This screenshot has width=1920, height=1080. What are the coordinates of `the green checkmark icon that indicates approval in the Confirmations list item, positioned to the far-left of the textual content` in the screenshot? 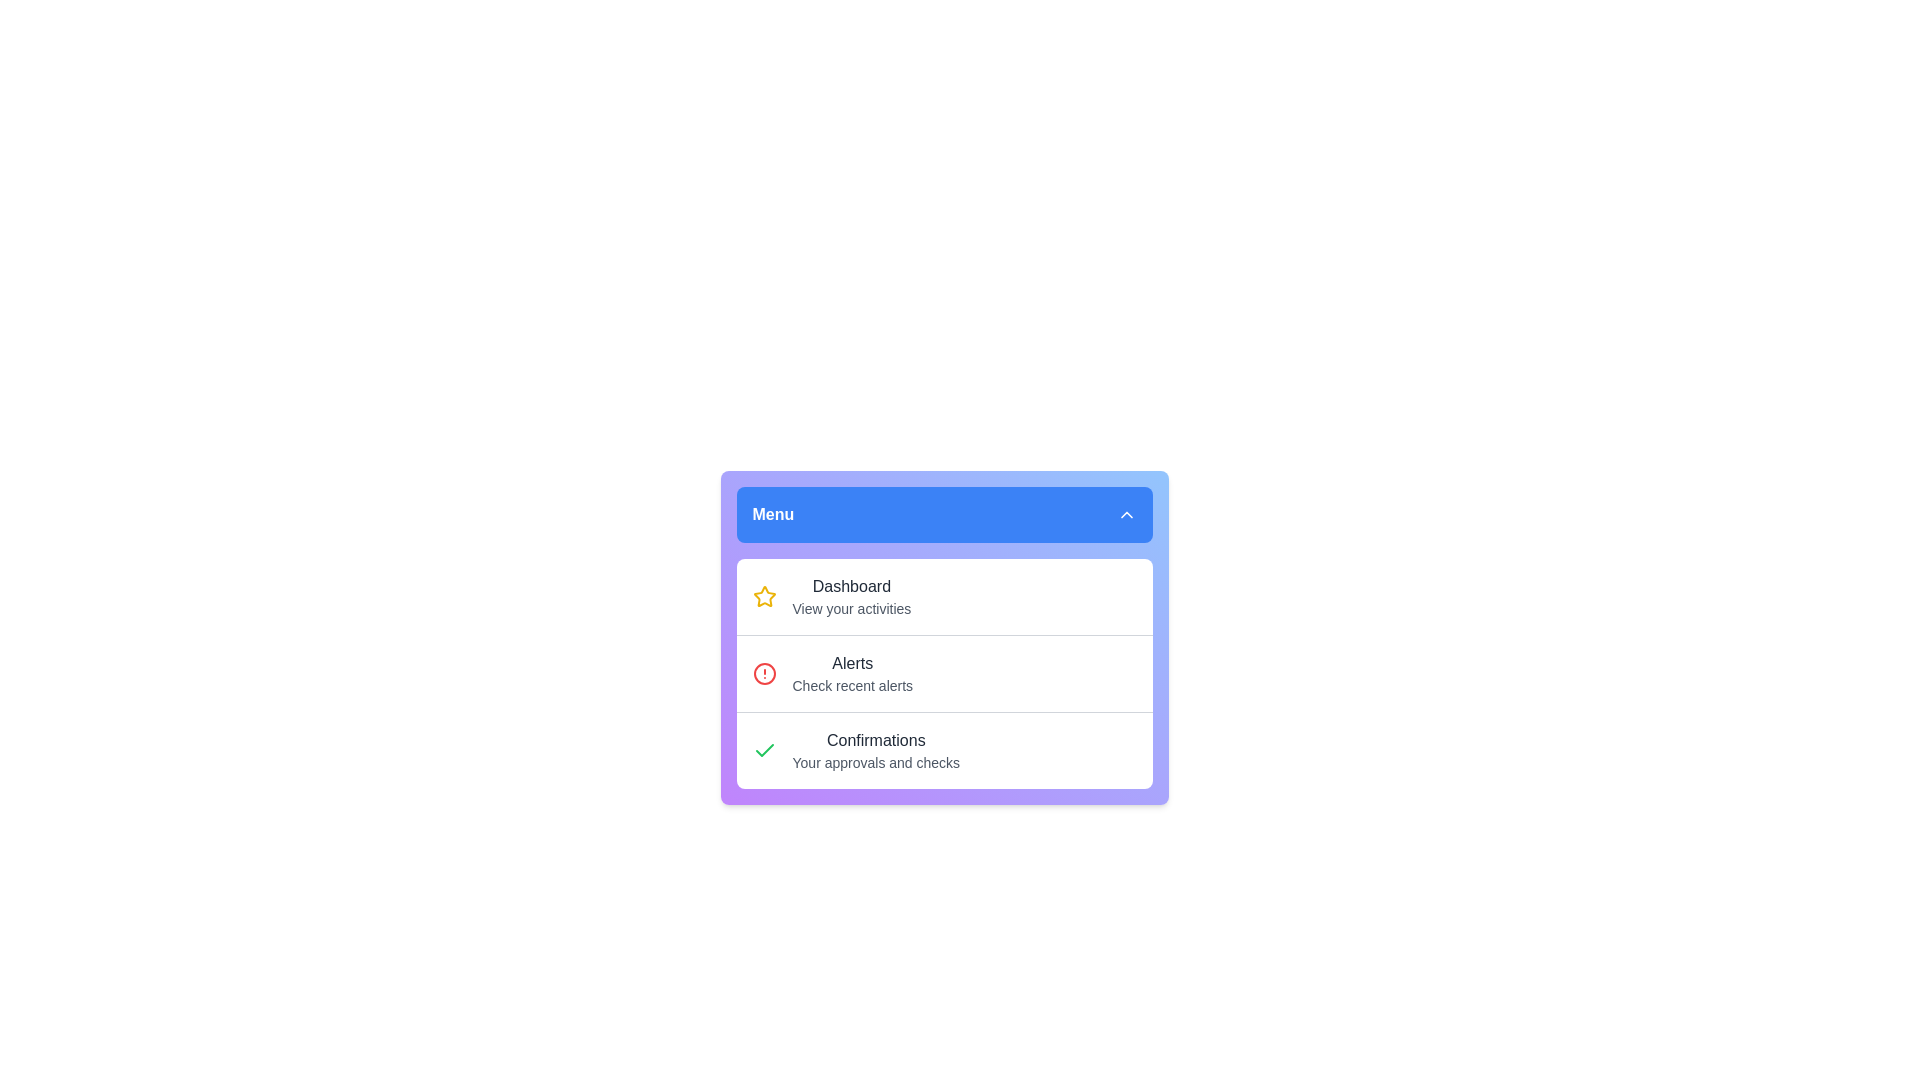 It's located at (763, 751).